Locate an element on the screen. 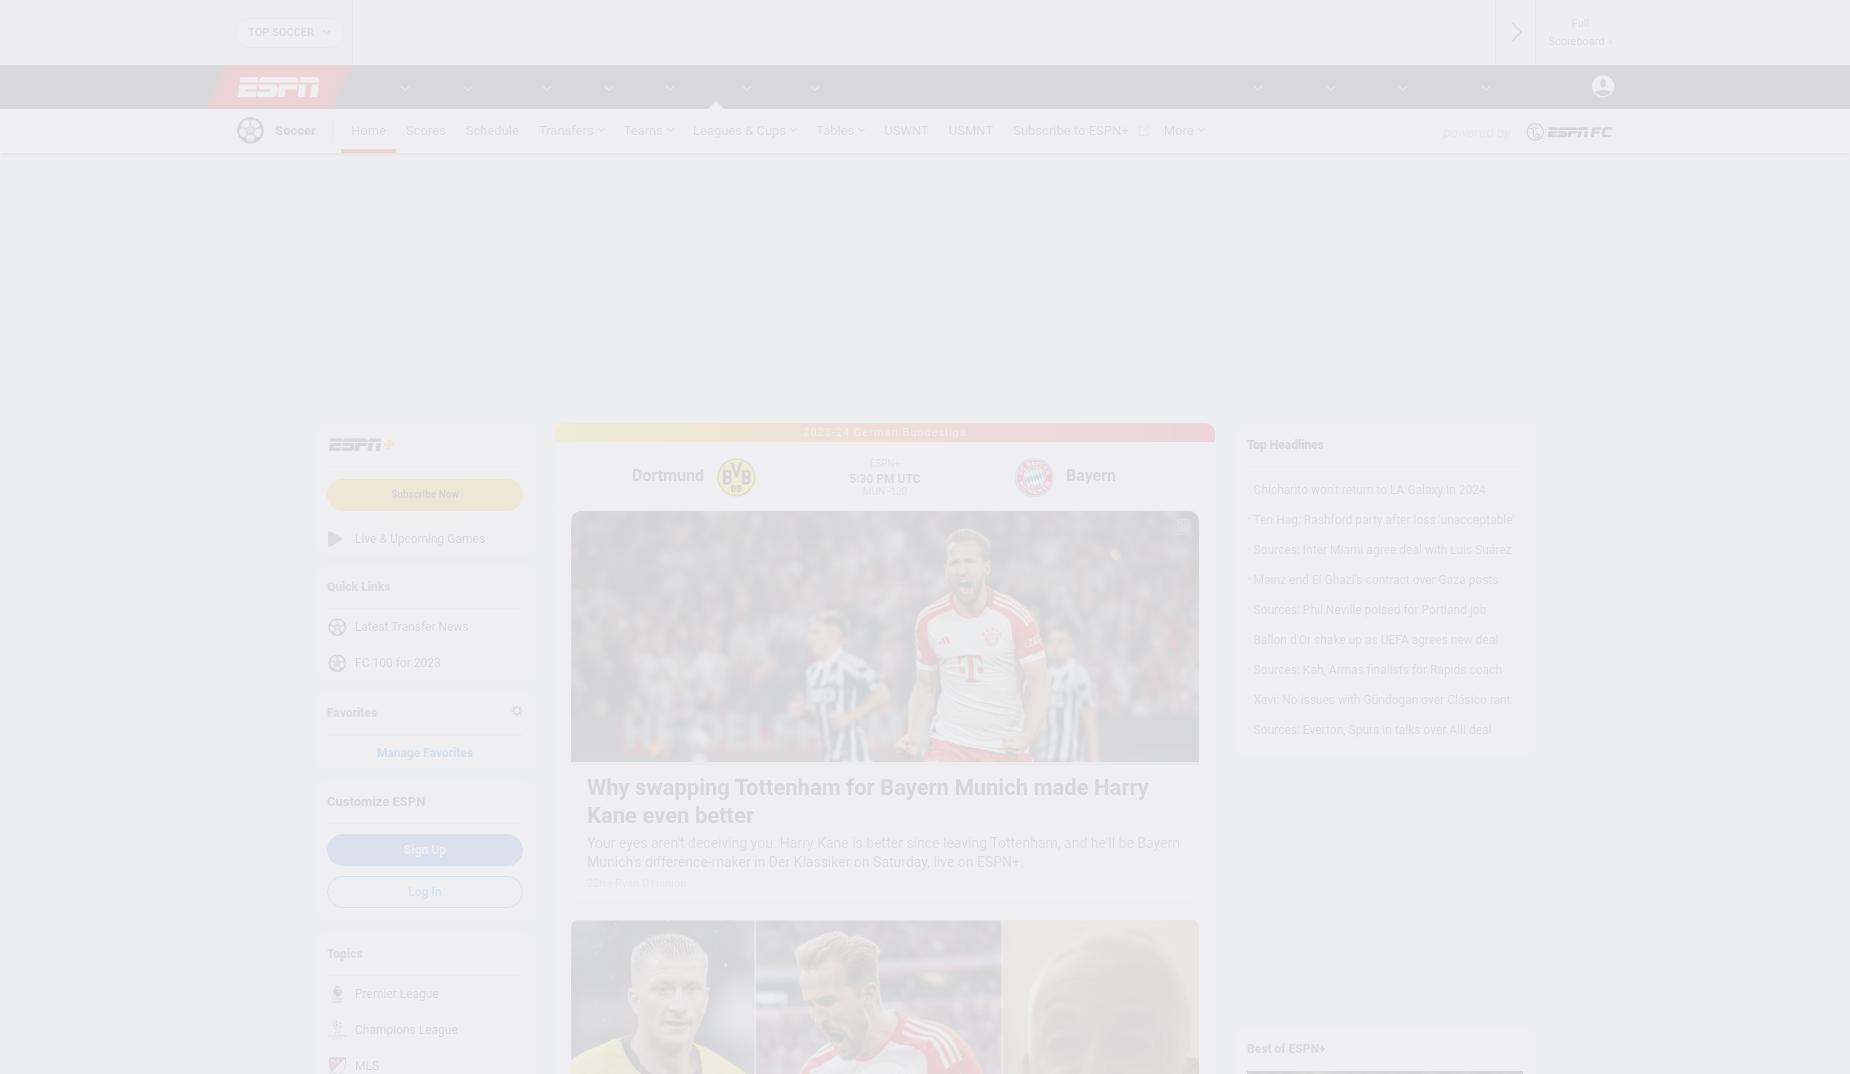 This screenshot has width=1850, height=1074. 'Favorites' is located at coordinates (351, 711).